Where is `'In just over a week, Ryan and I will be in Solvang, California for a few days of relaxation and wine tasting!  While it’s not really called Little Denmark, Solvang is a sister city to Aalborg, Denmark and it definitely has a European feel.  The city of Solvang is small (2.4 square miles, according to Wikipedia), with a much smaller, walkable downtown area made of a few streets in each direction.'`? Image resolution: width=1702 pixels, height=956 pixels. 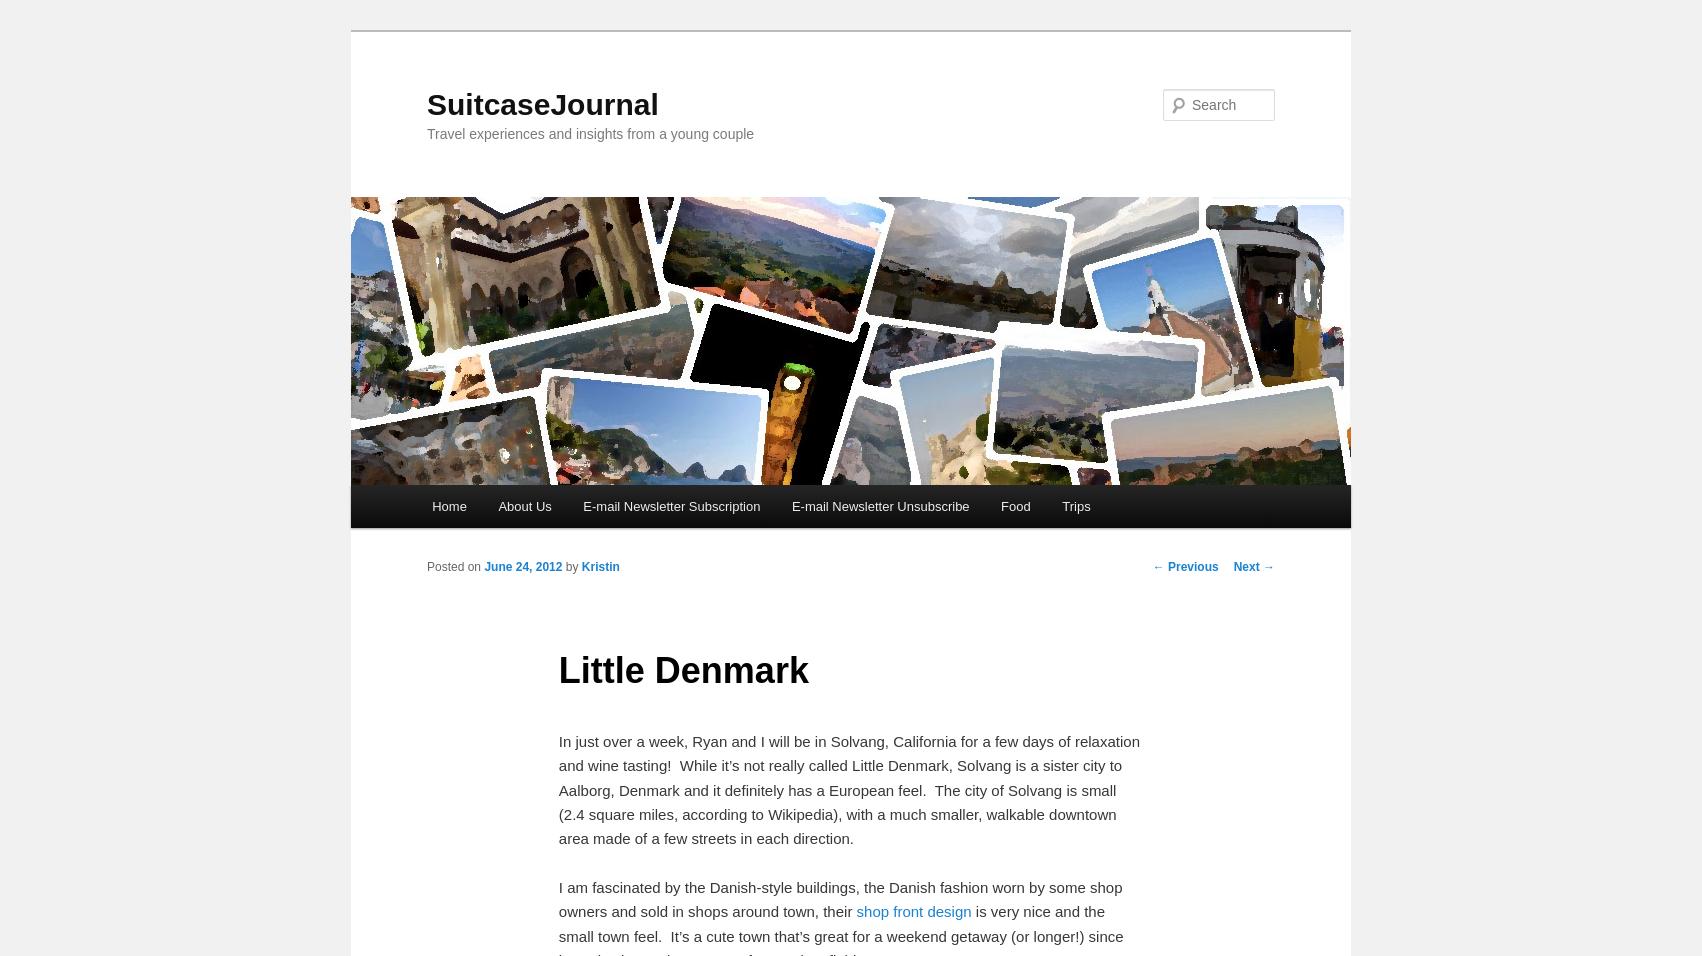
'In just over a week, Ryan and I will be in Solvang, California for a few days of relaxation and wine tasting!  While it’s not really called Little Denmark, Solvang is a sister city to Aalborg, Denmark and it definitely has a European feel.  The city of Solvang is small (2.4 square miles, according to Wikipedia), with a much smaller, walkable downtown area made of a few streets in each direction.' is located at coordinates (847, 788).